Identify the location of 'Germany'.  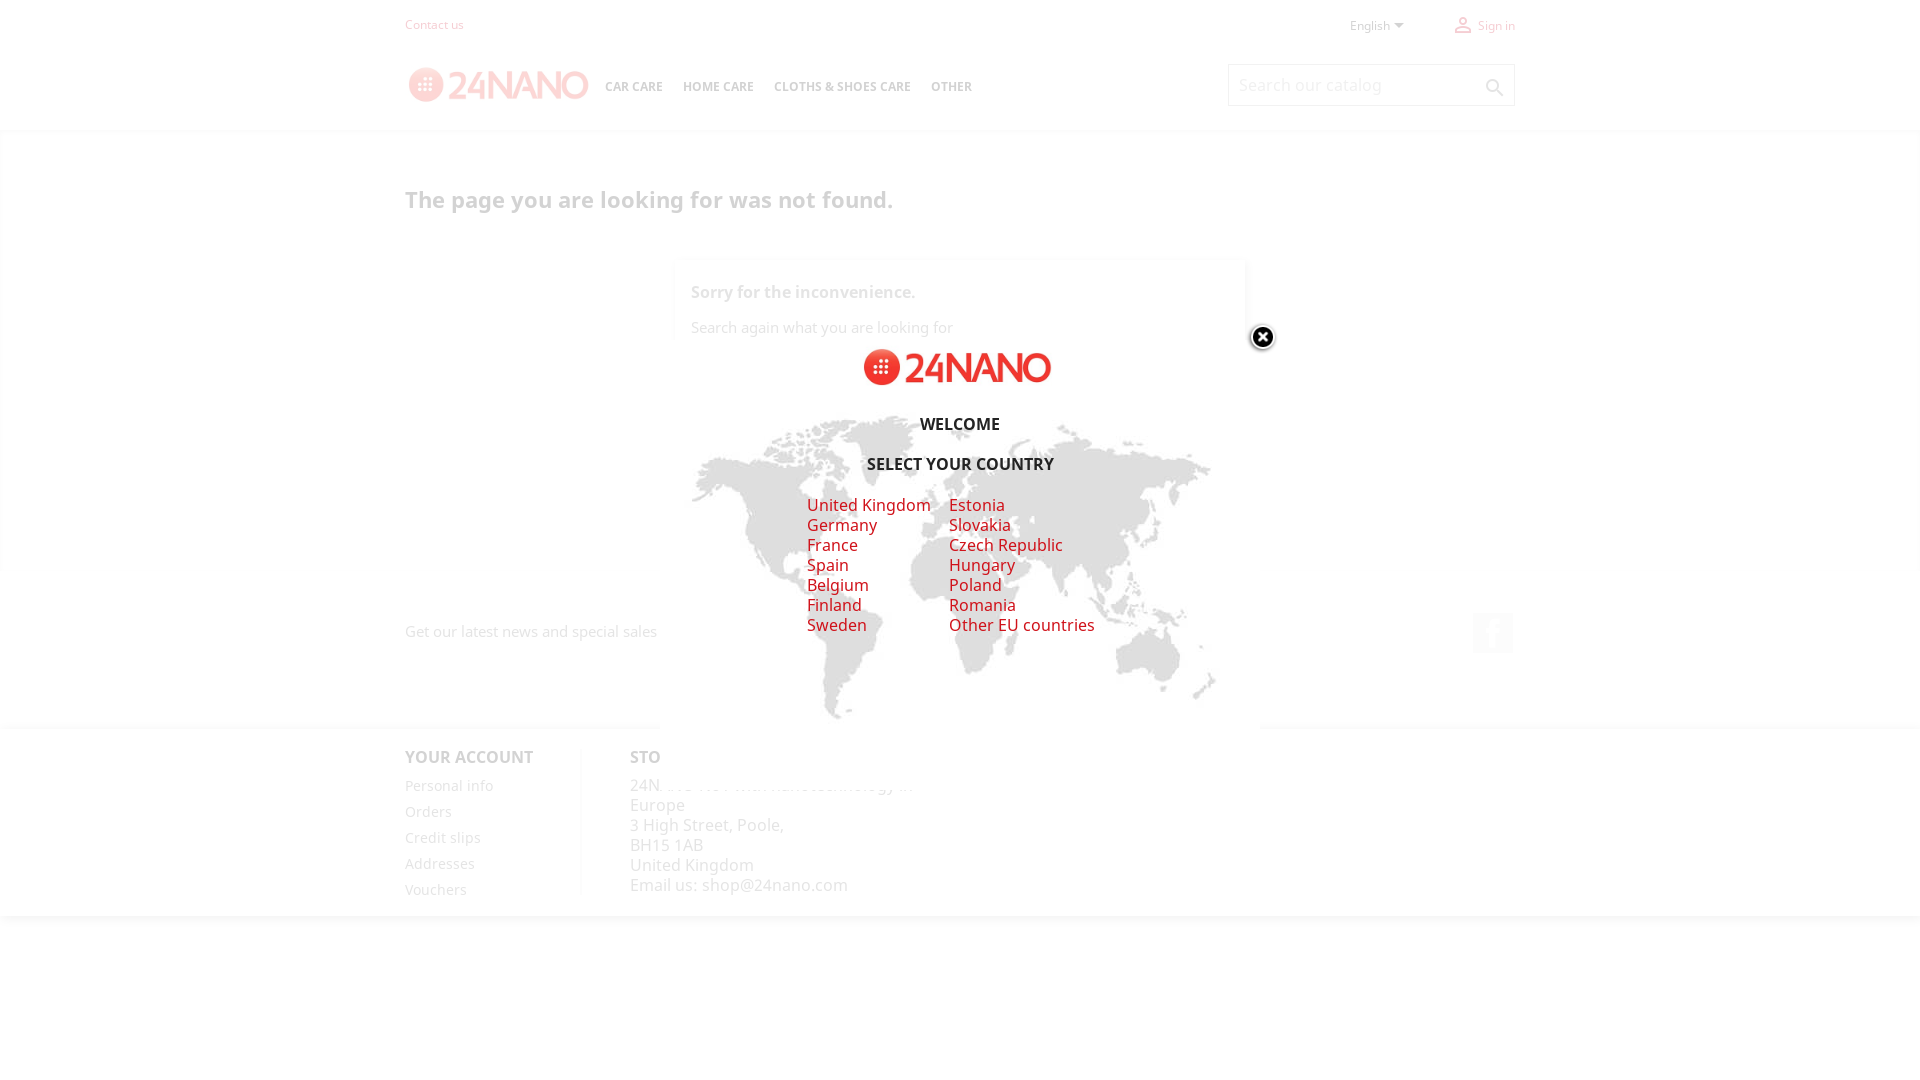
(840, 523).